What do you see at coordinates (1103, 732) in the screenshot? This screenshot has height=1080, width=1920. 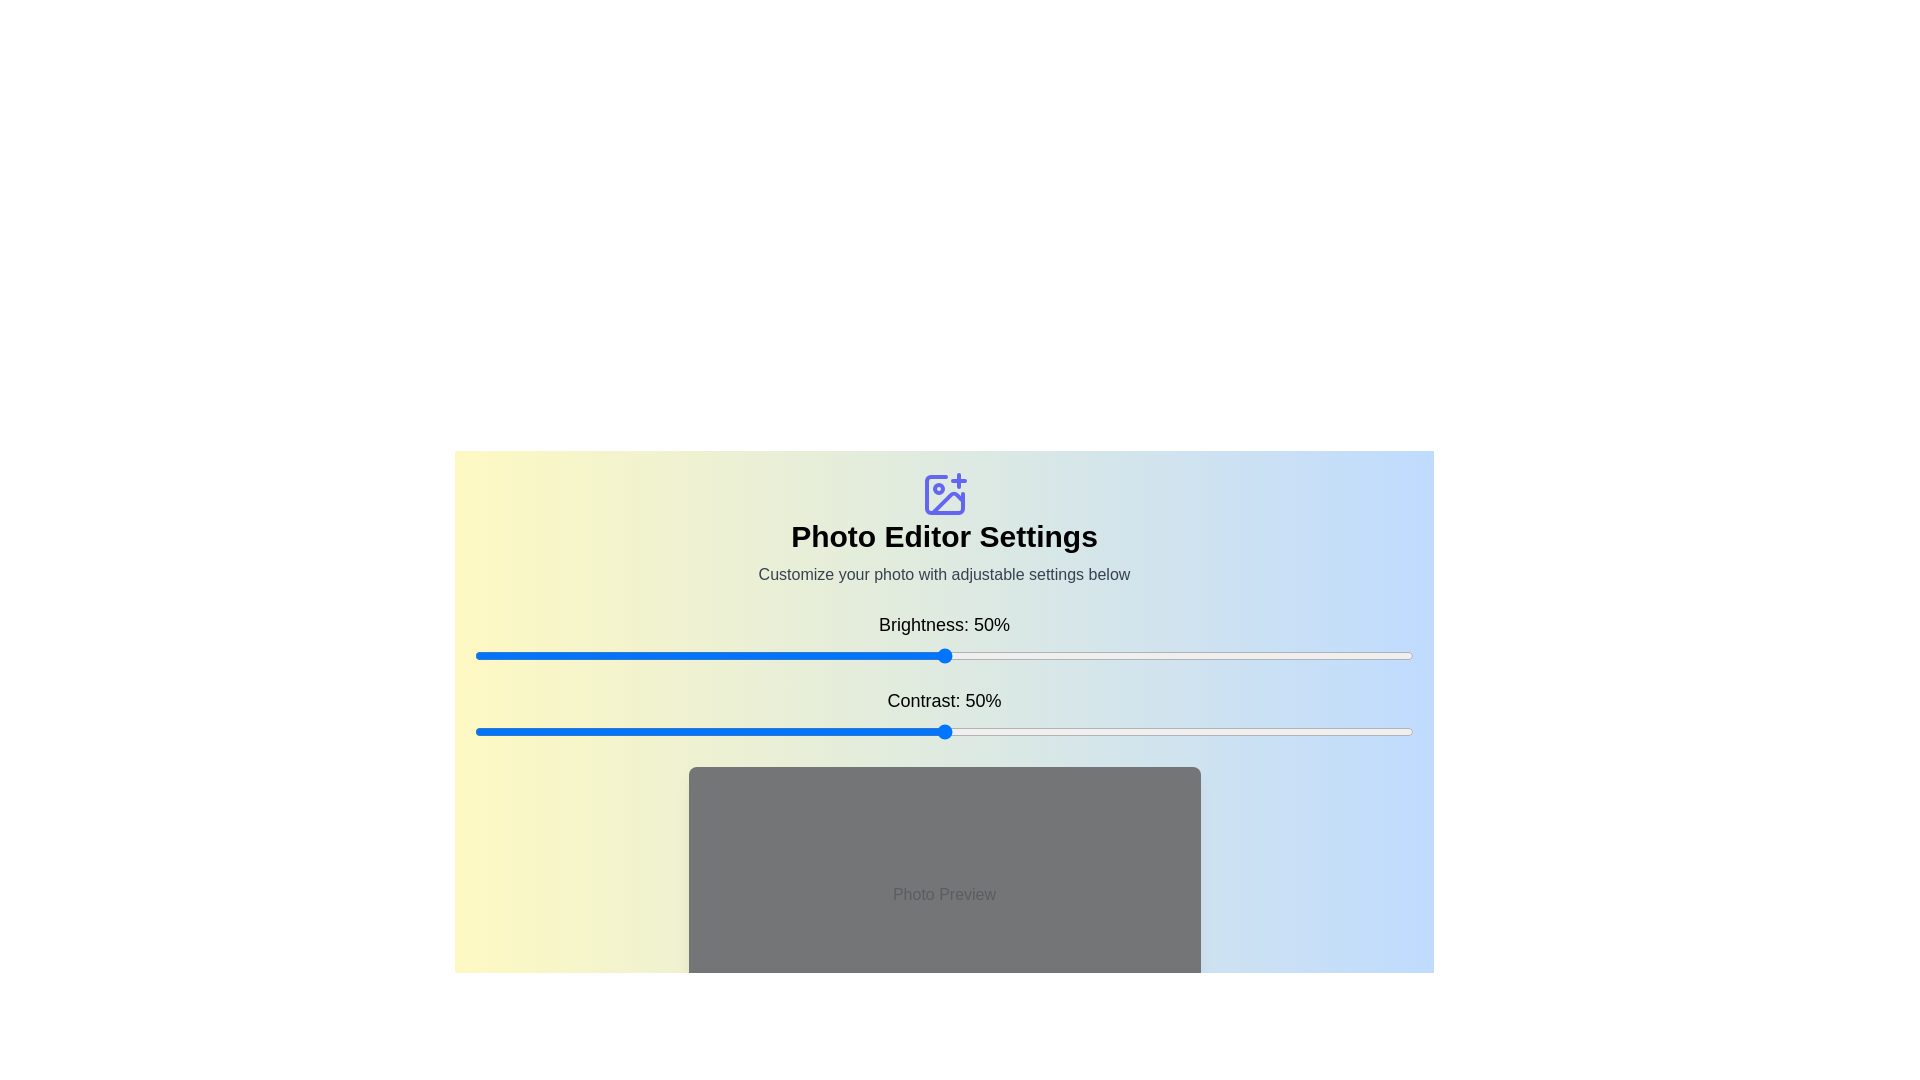 I see `the contrast slider to 67%` at bounding box center [1103, 732].